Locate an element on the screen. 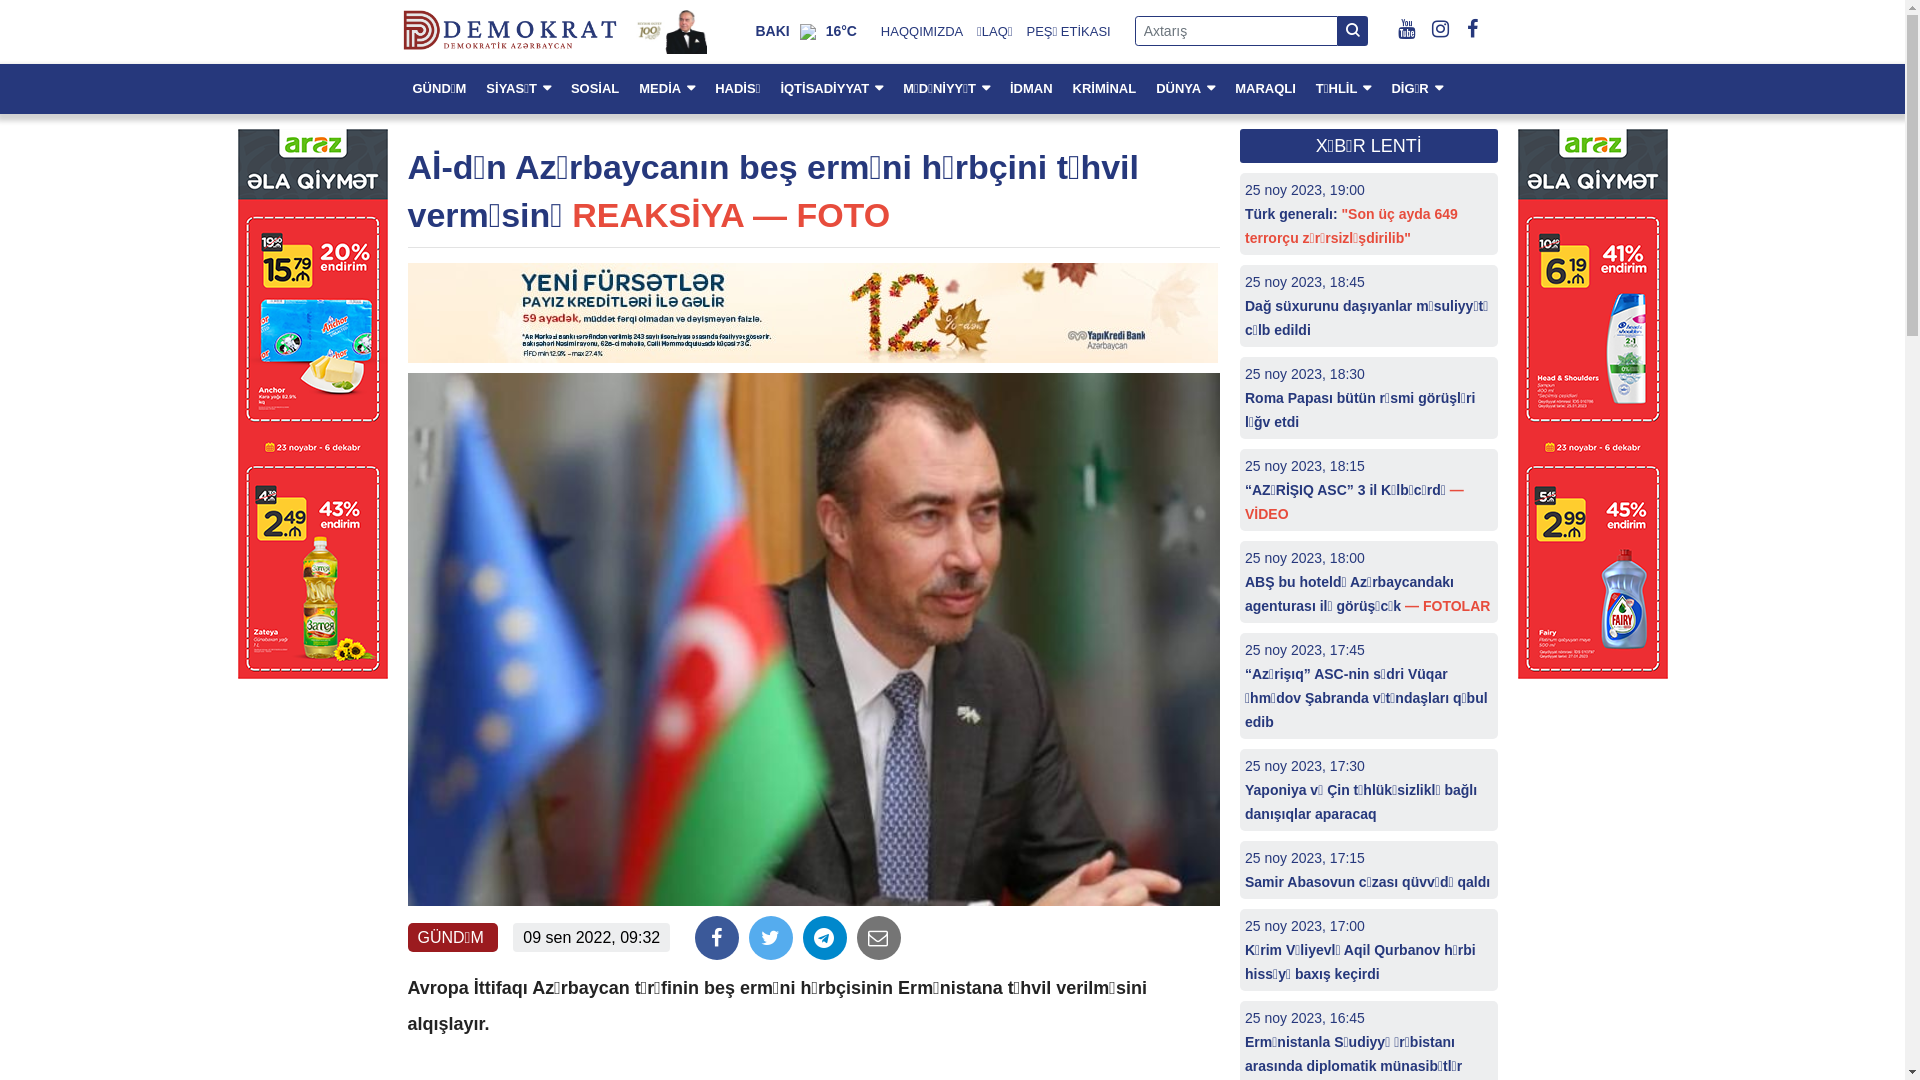 Image resolution: width=1920 pixels, height=1080 pixels. 'HAQQIMIZDA' is located at coordinates (880, 31).